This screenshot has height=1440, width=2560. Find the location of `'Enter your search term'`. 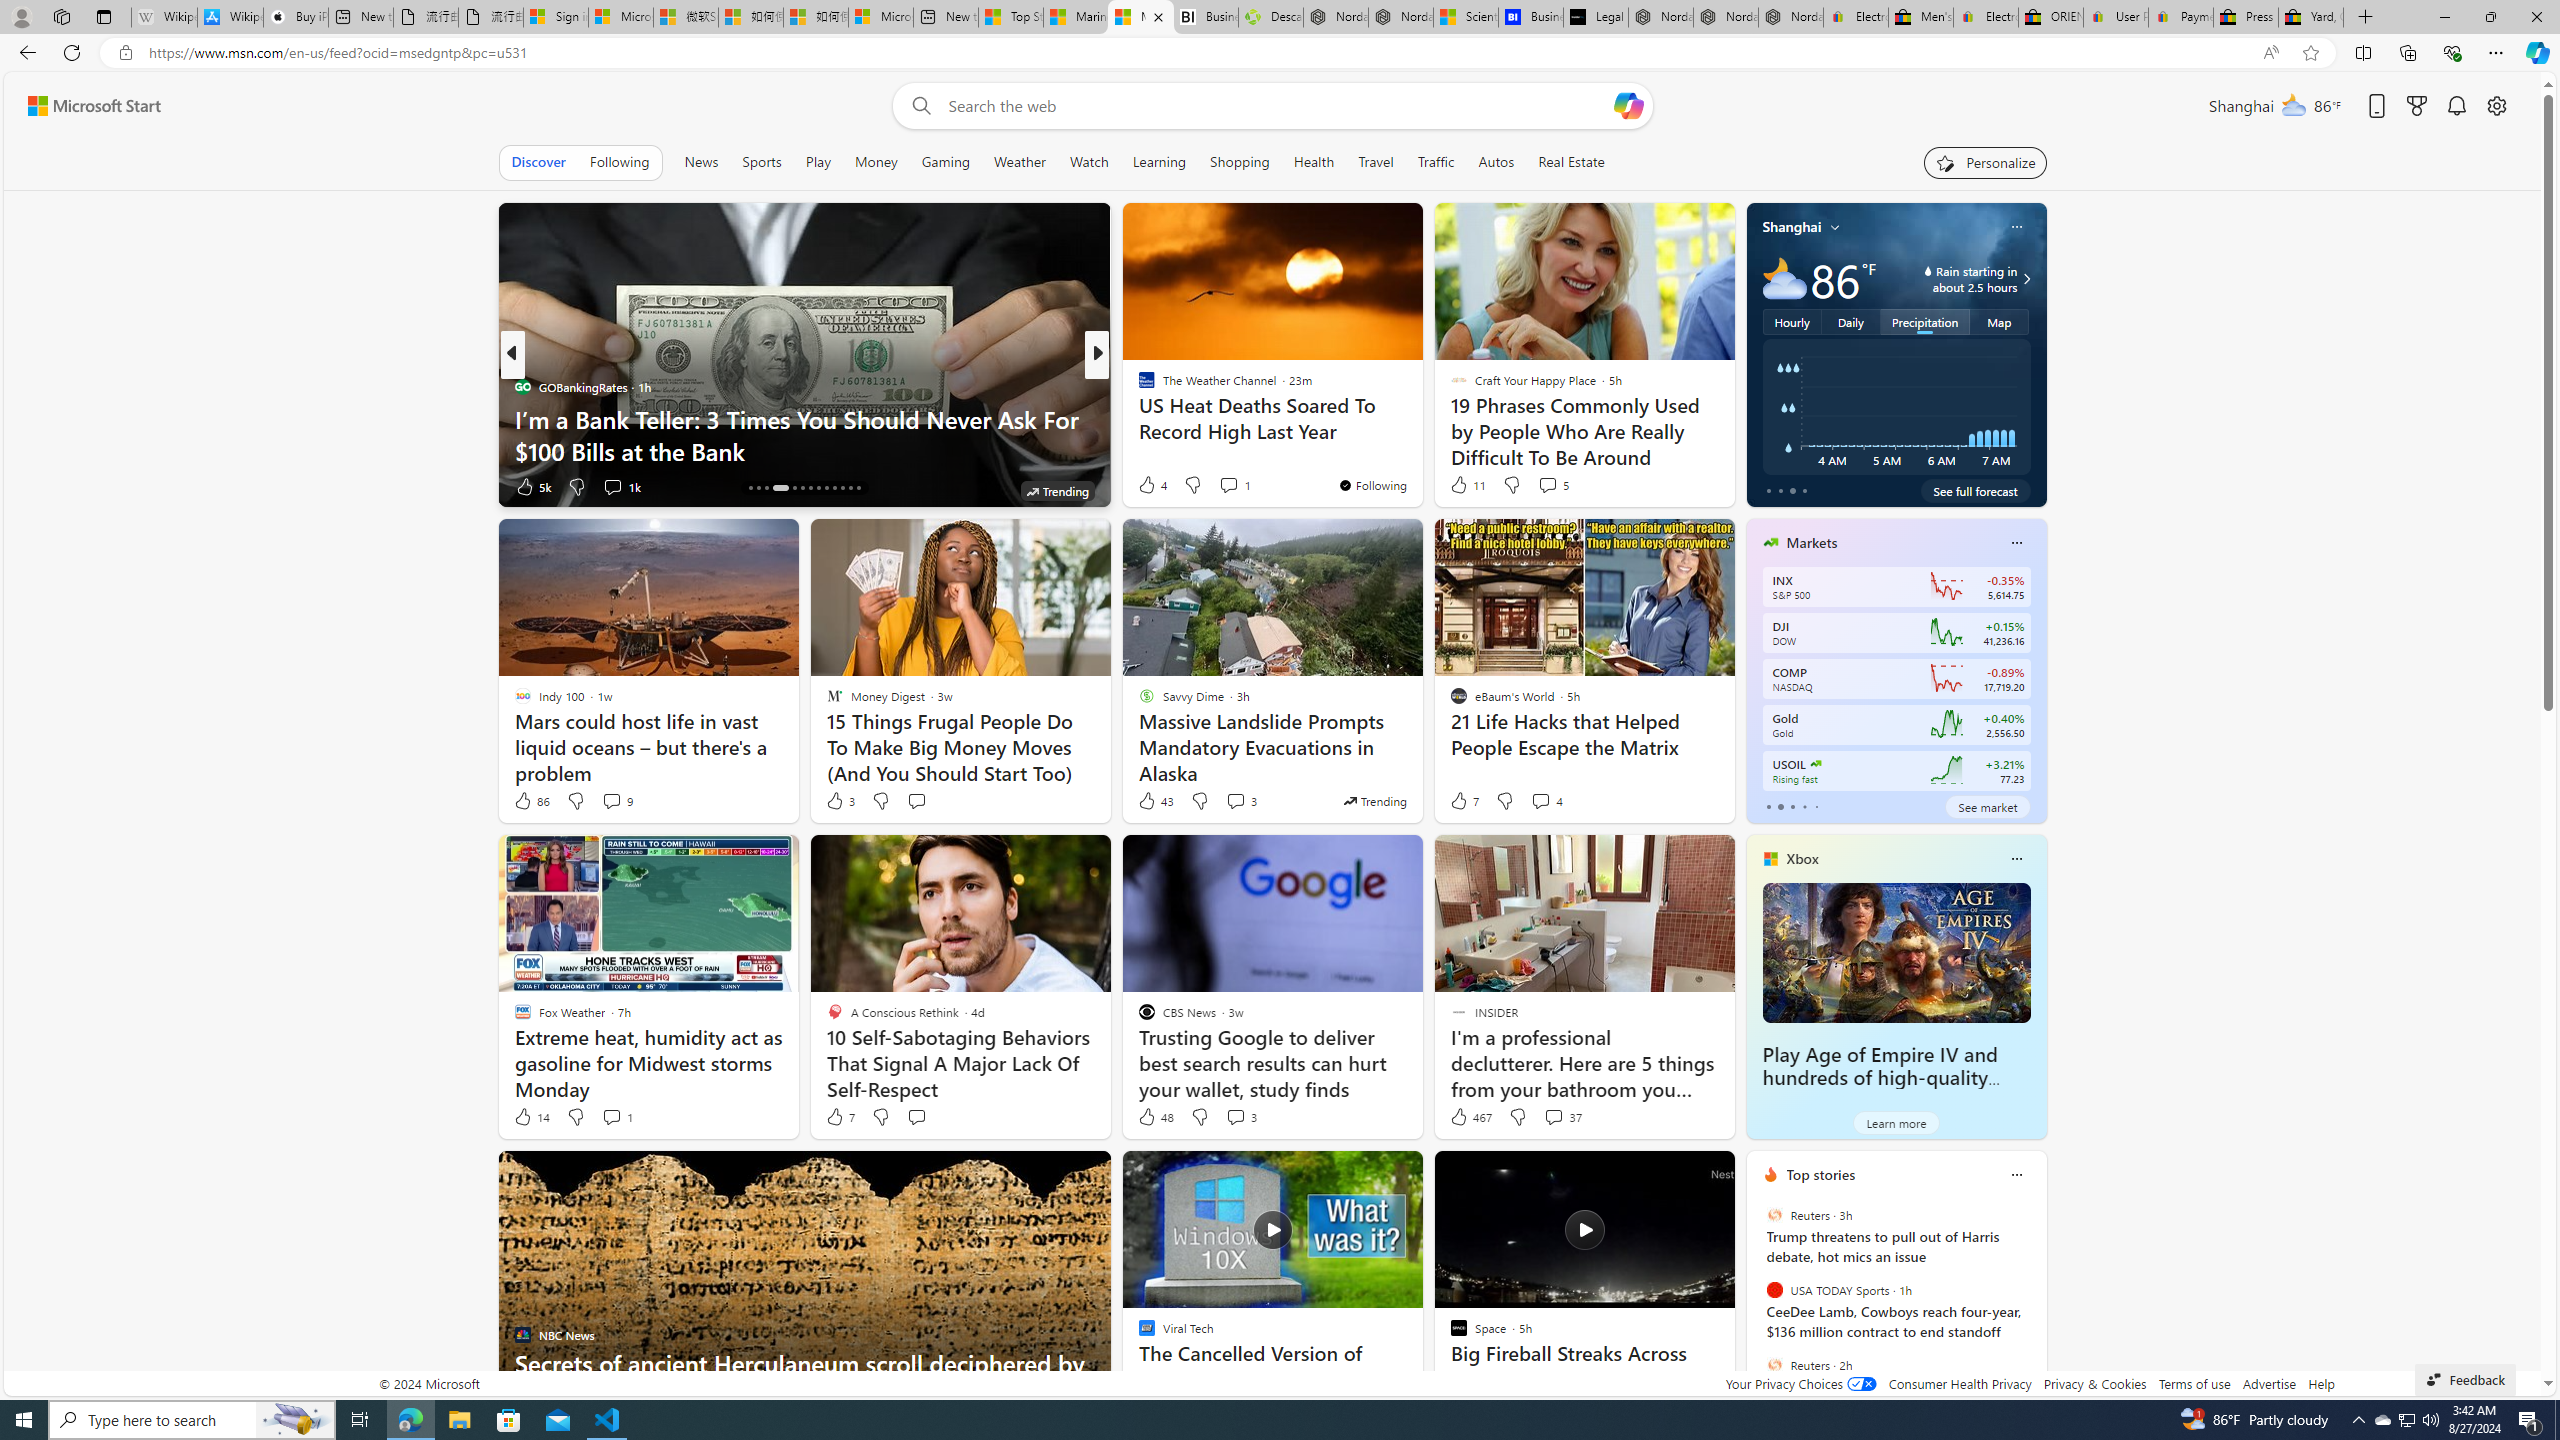

'Enter your search term' is located at coordinates (1276, 104).